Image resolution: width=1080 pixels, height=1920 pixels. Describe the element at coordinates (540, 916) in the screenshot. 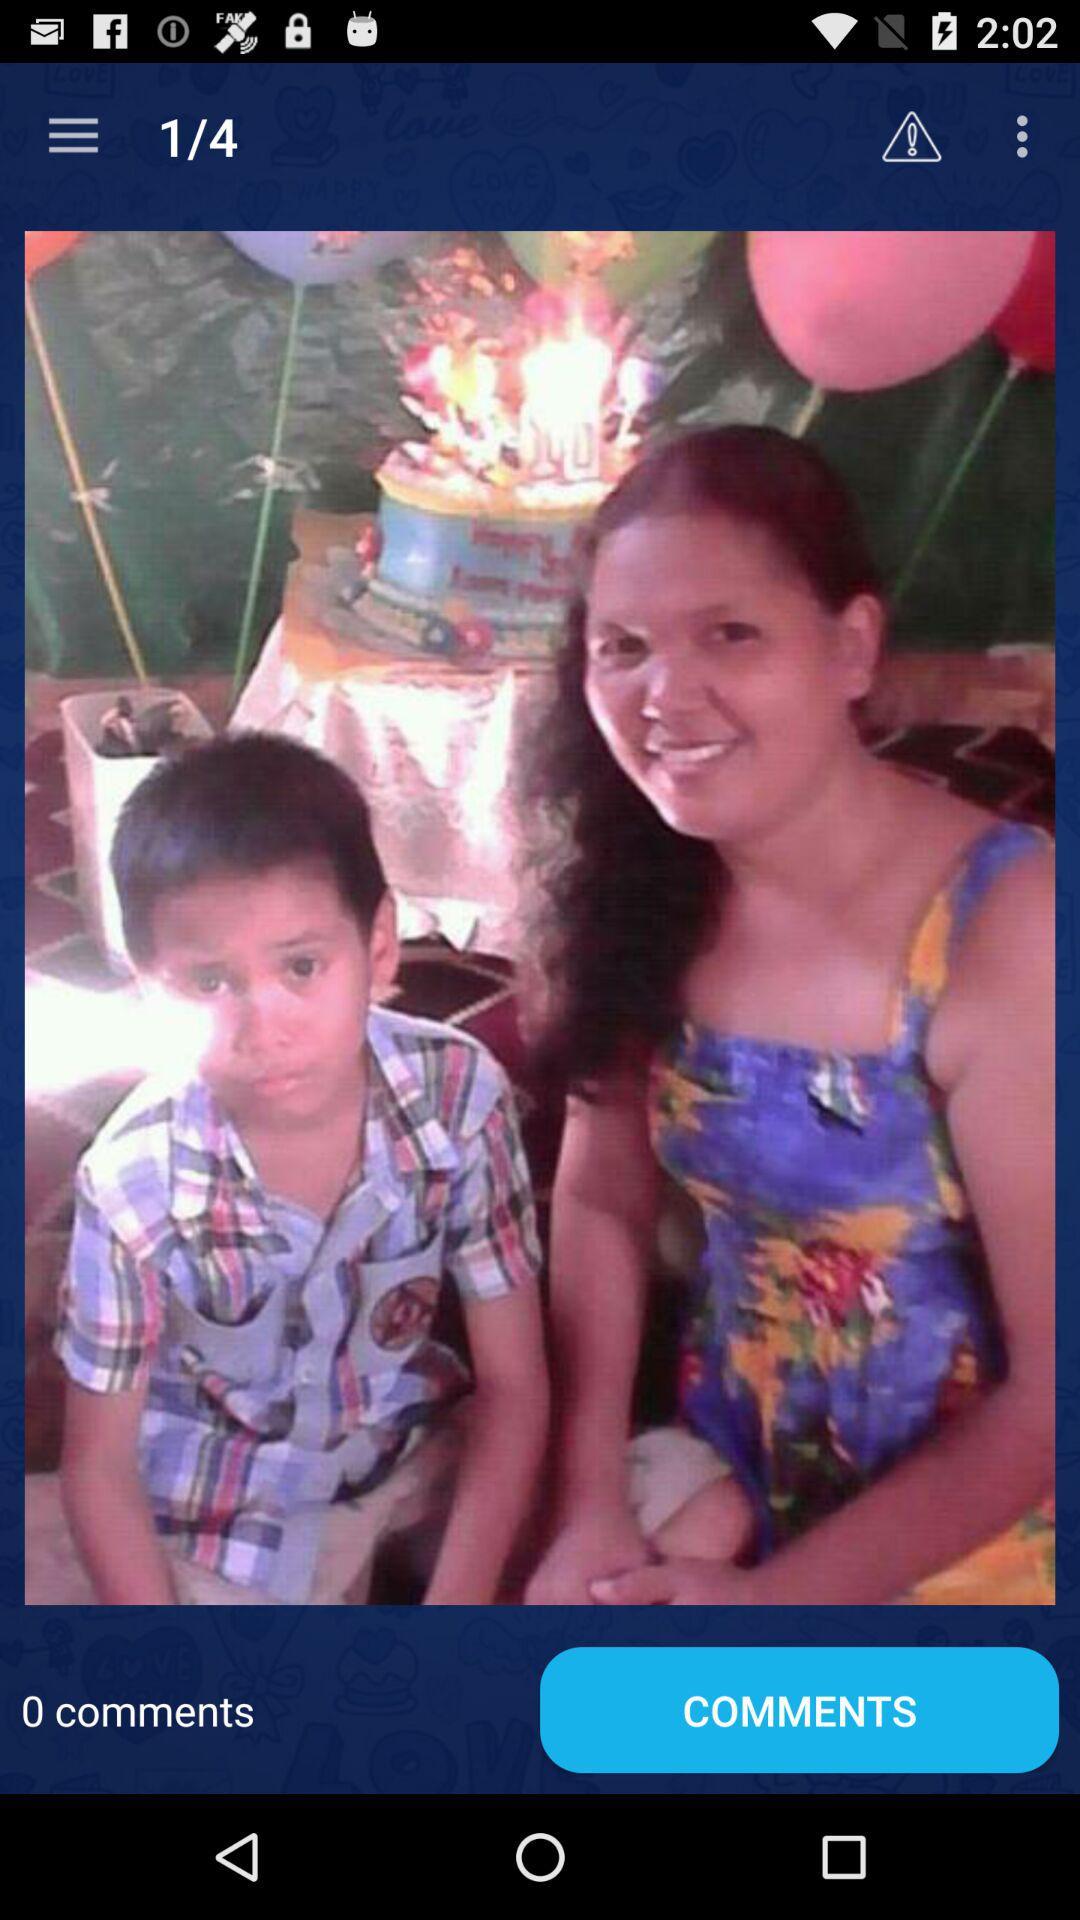

I see `the icon above the comments icon` at that location.